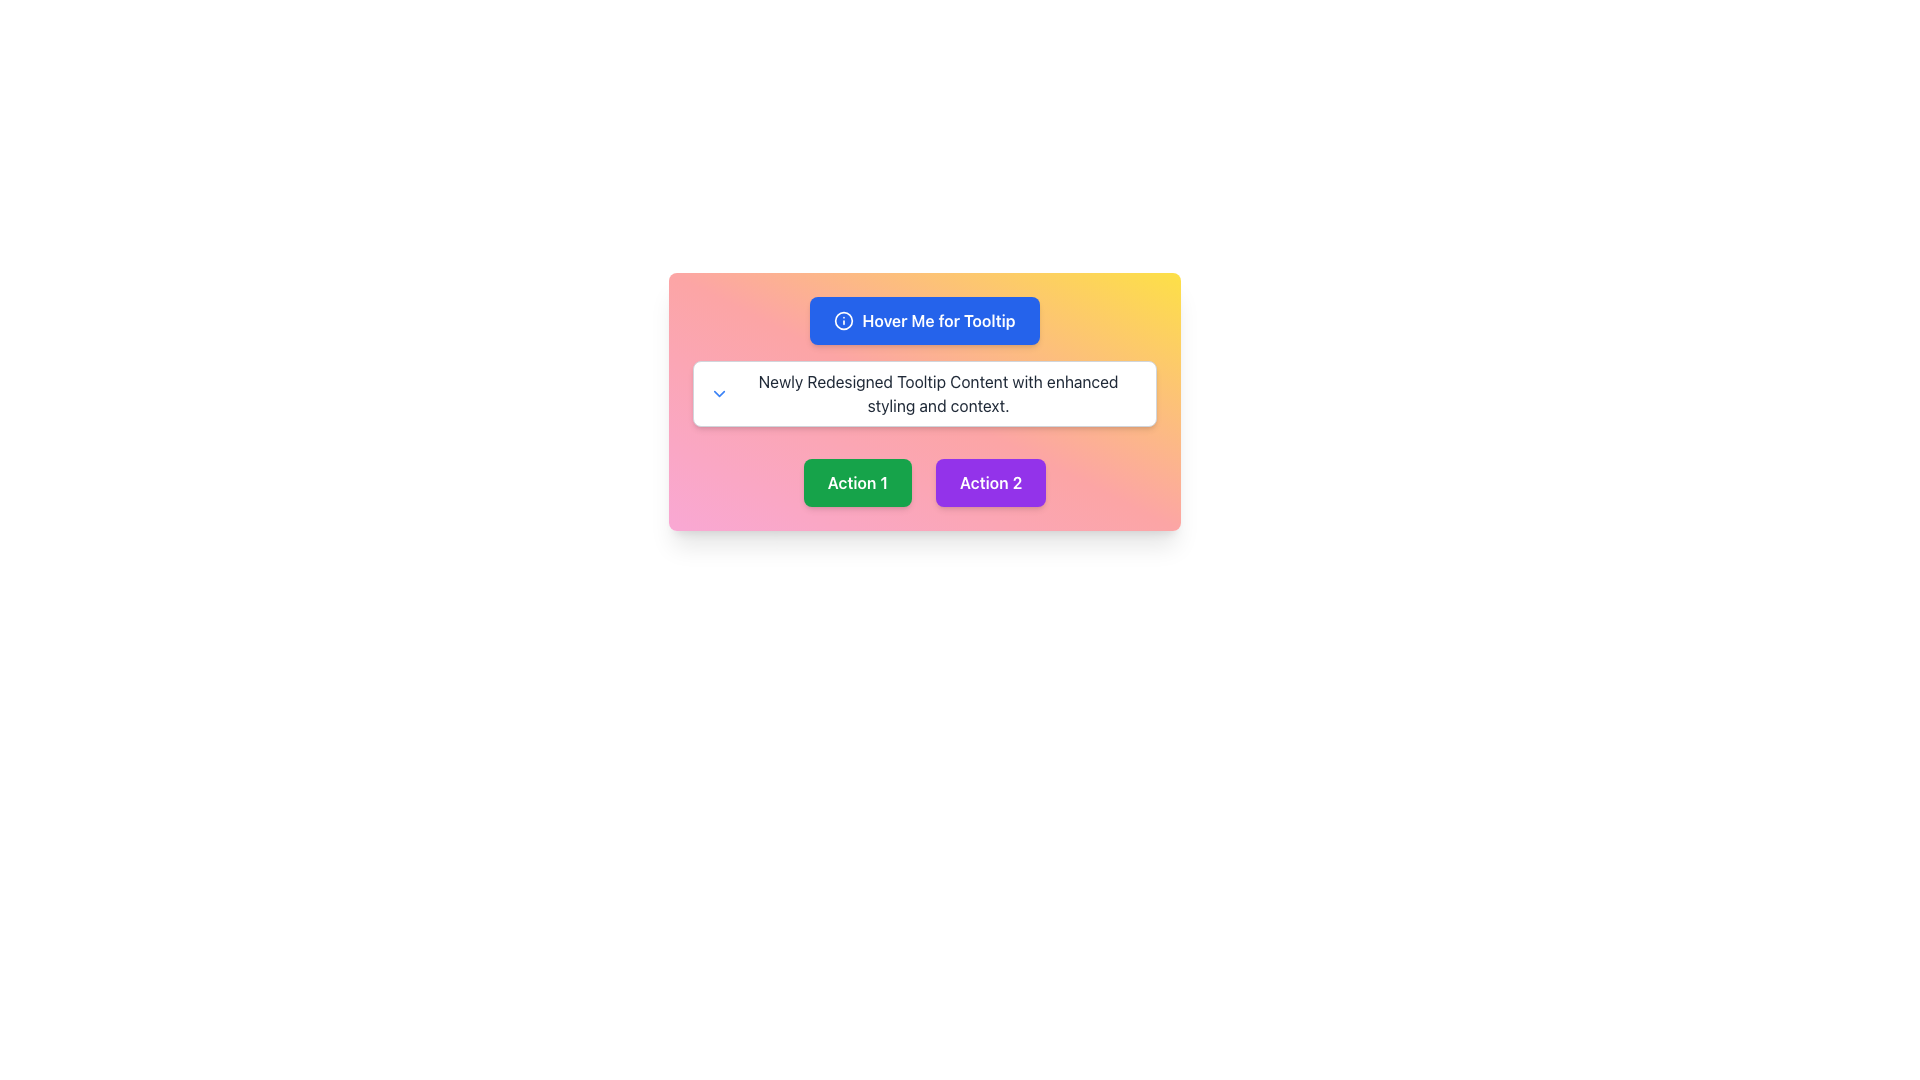 The image size is (1920, 1080). I want to click on the circular SVG Circle Component that forms the outer frame of an information icon located in the header section of the card, so click(844, 319).